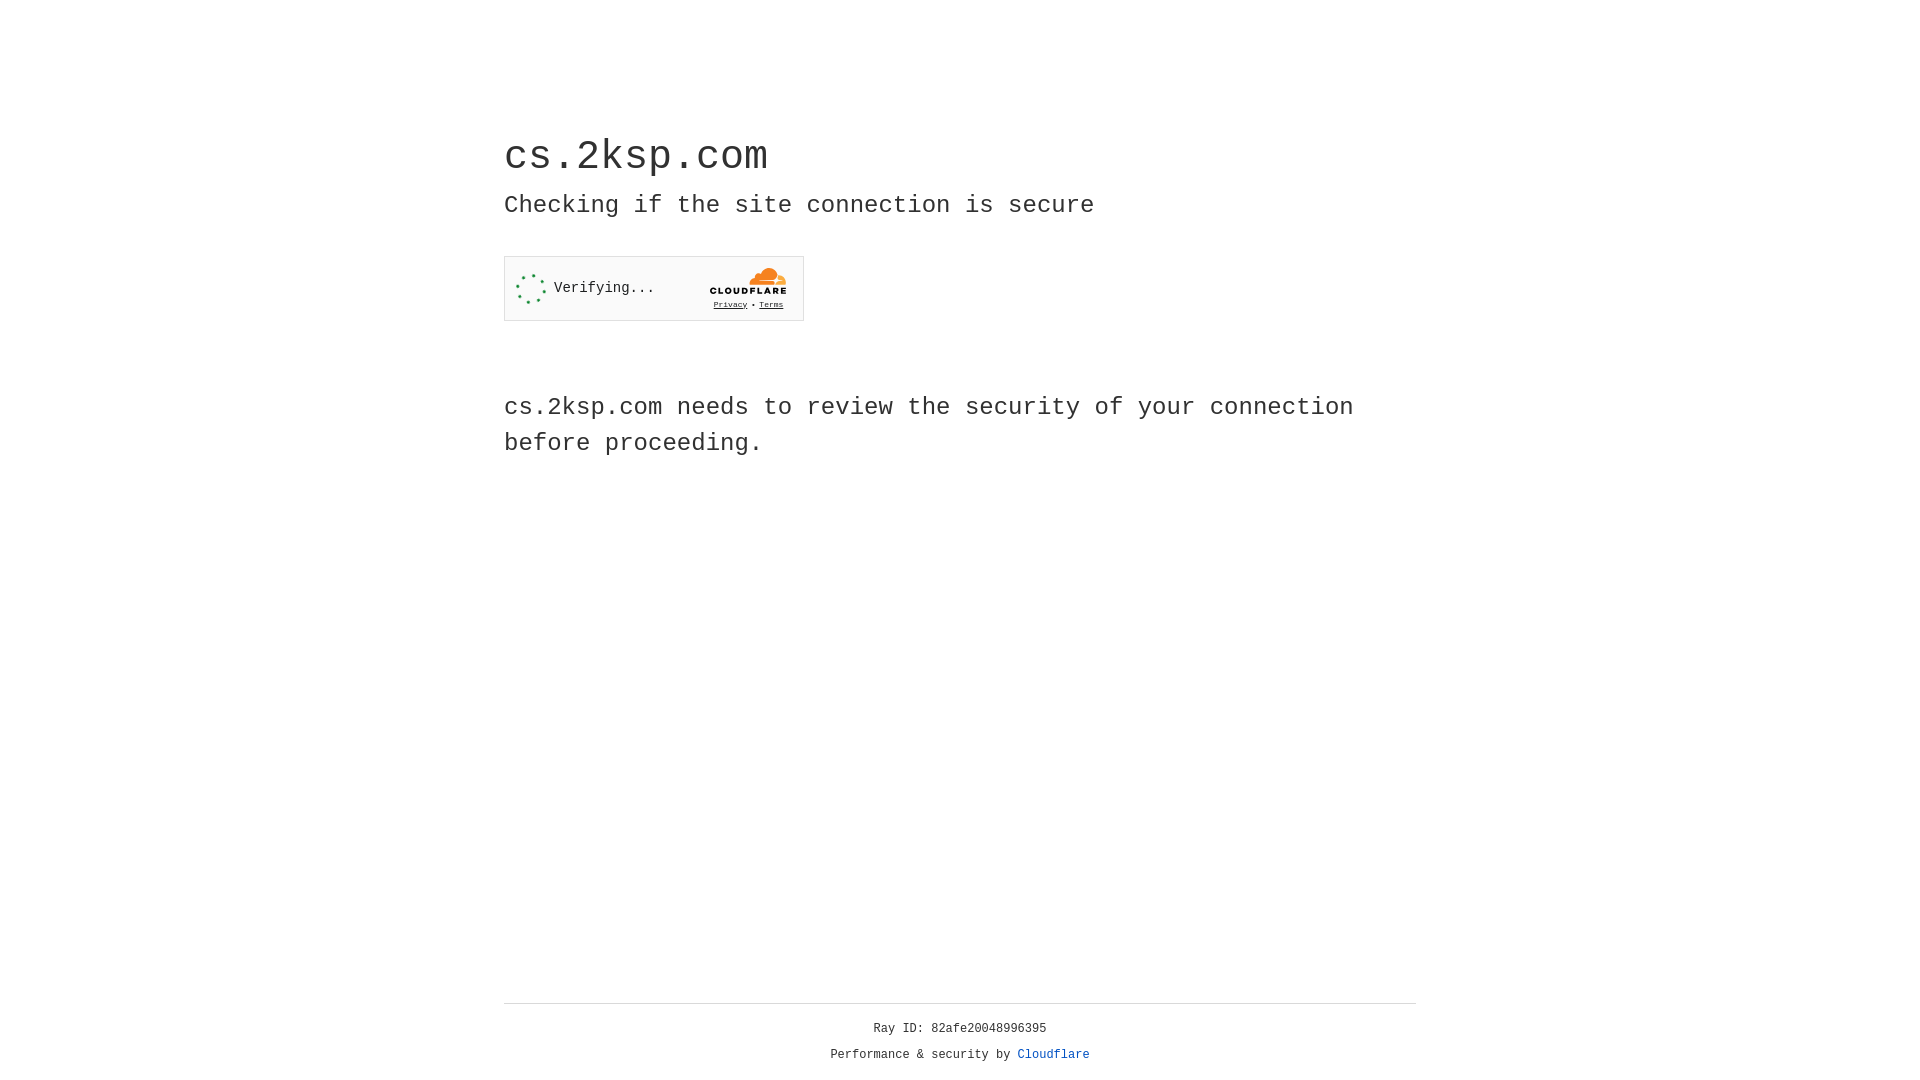  What do you see at coordinates (1053, 1054) in the screenshot?
I see `'Cloudflare'` at bounding box center [1053, 1054].